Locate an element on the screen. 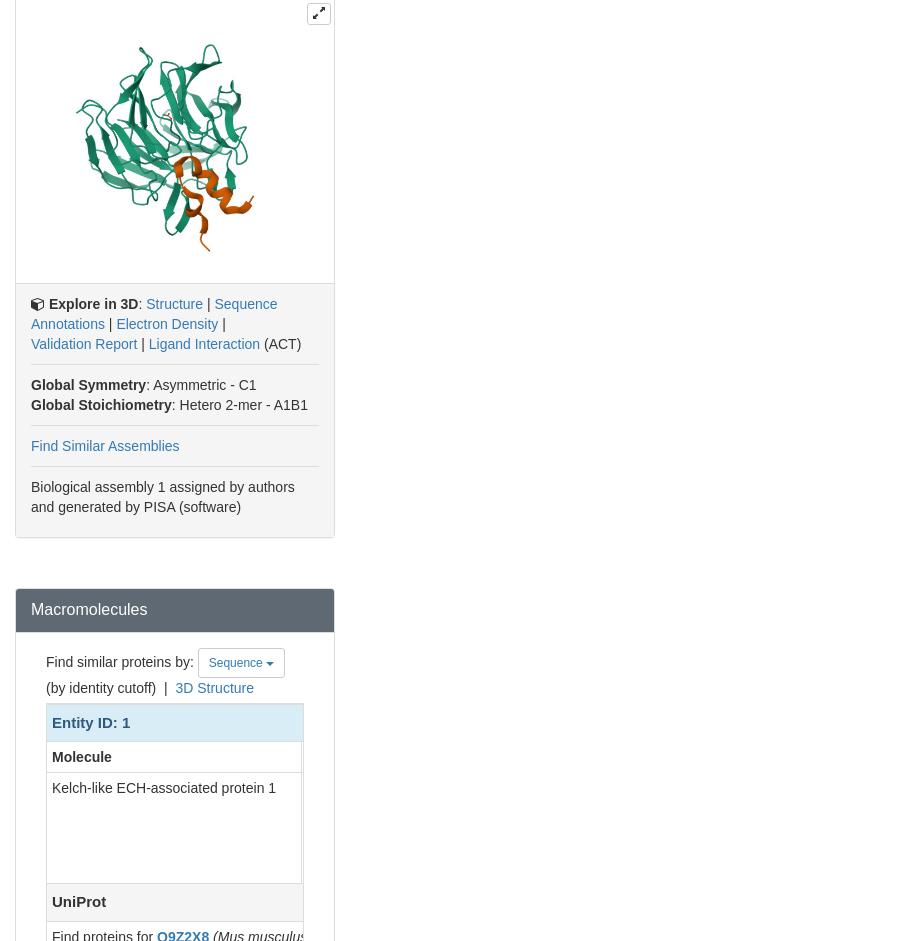 The height and width of the screenshot is (941, 916). 'Kelch-like ECH-associated protein 1' is located at coordinates (163, 787).